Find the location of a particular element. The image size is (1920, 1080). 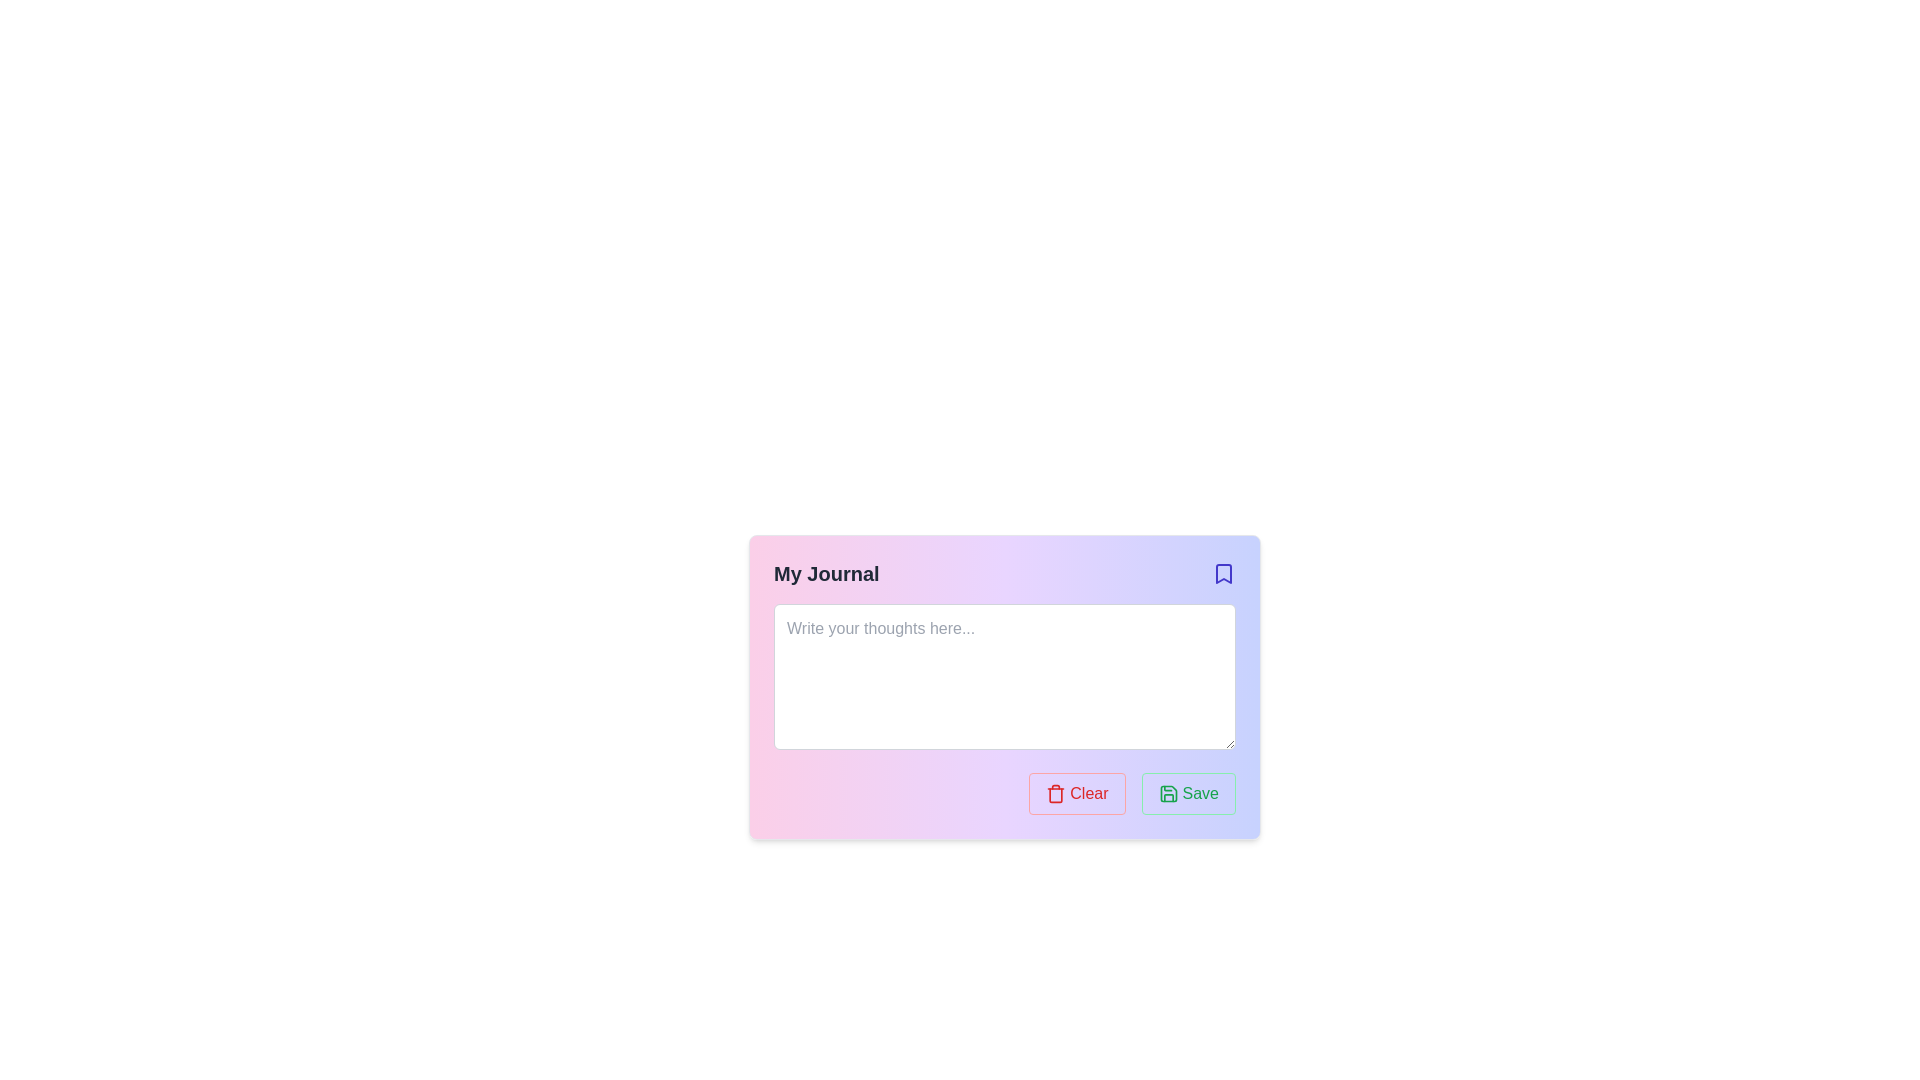

the 'Save' text label within the button located at the bottom-right corner of the journal interface is located at coordinates (1200, 793).